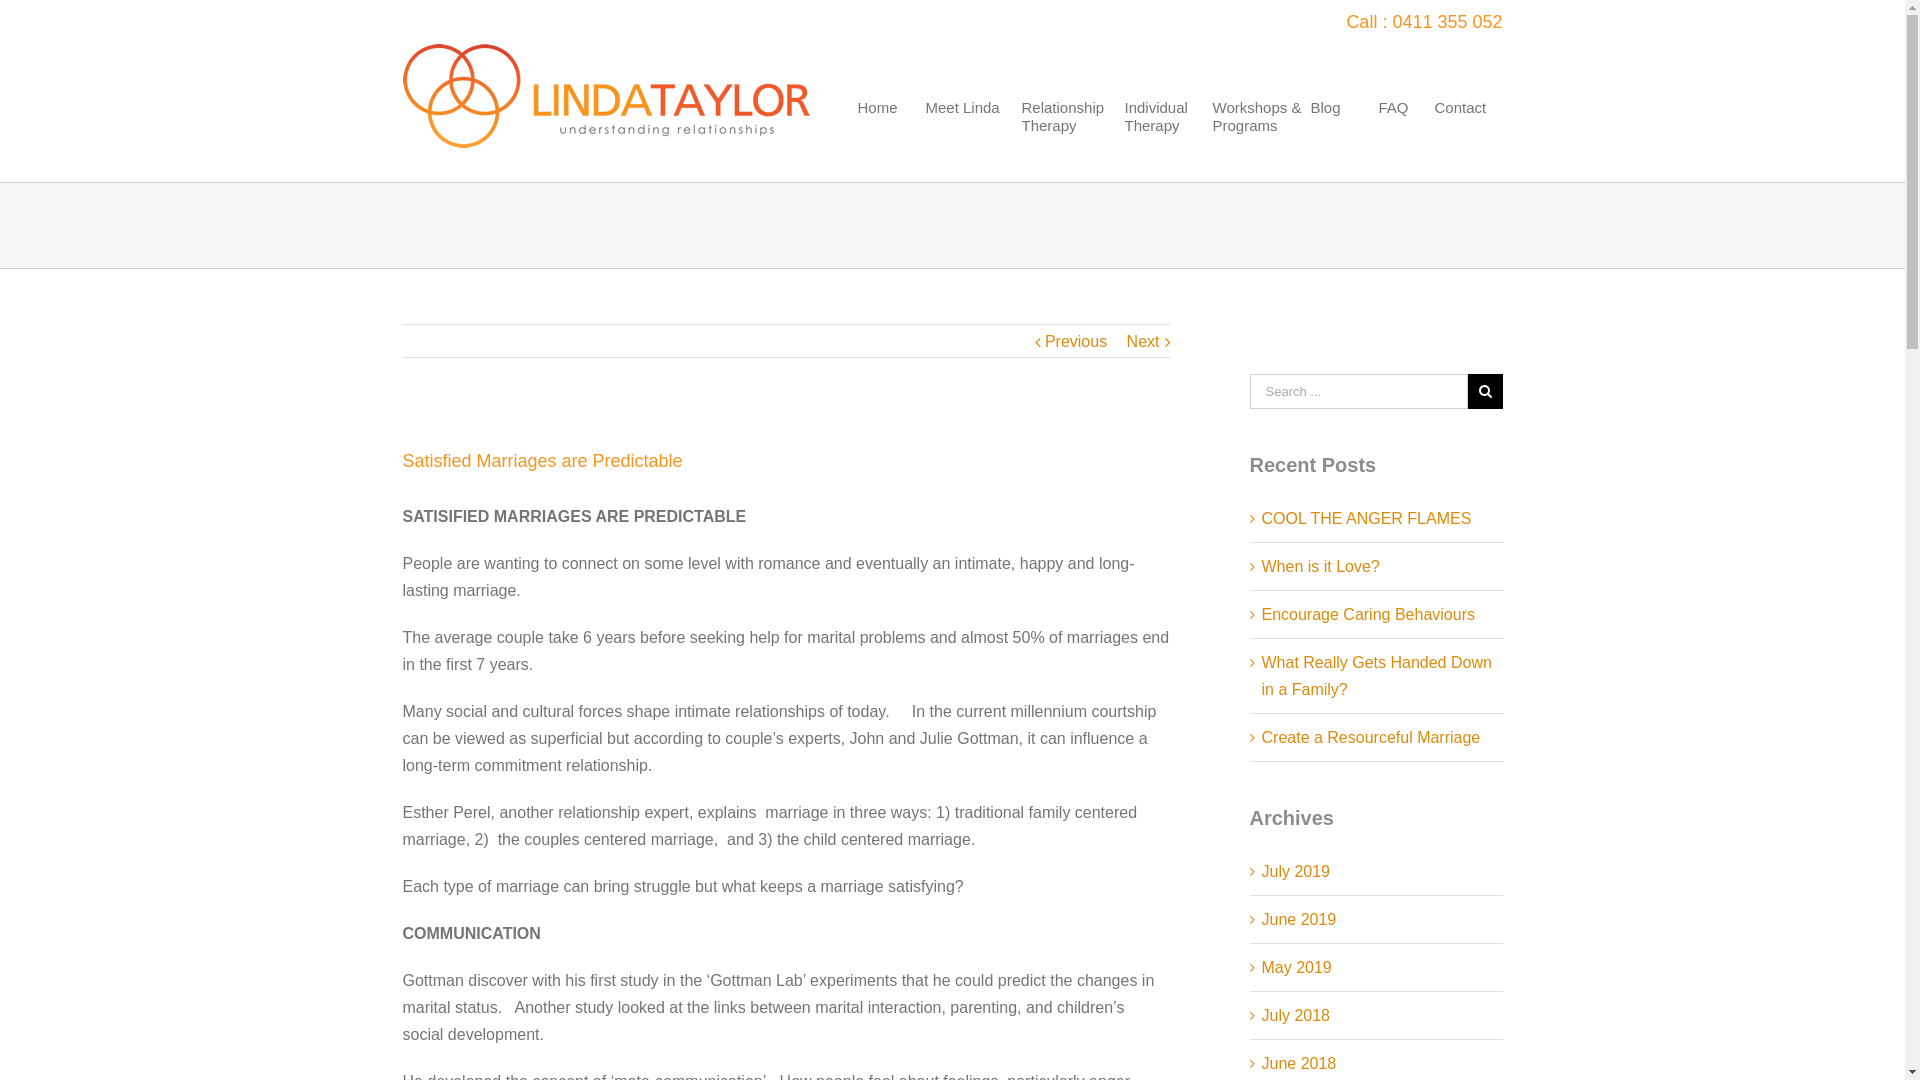 This screenshot has width=1920, height=1080. What do you see at coordinates (1299, 919) in the screenshot?
I see `'June 2019'` at bounding box center [1299, 919].